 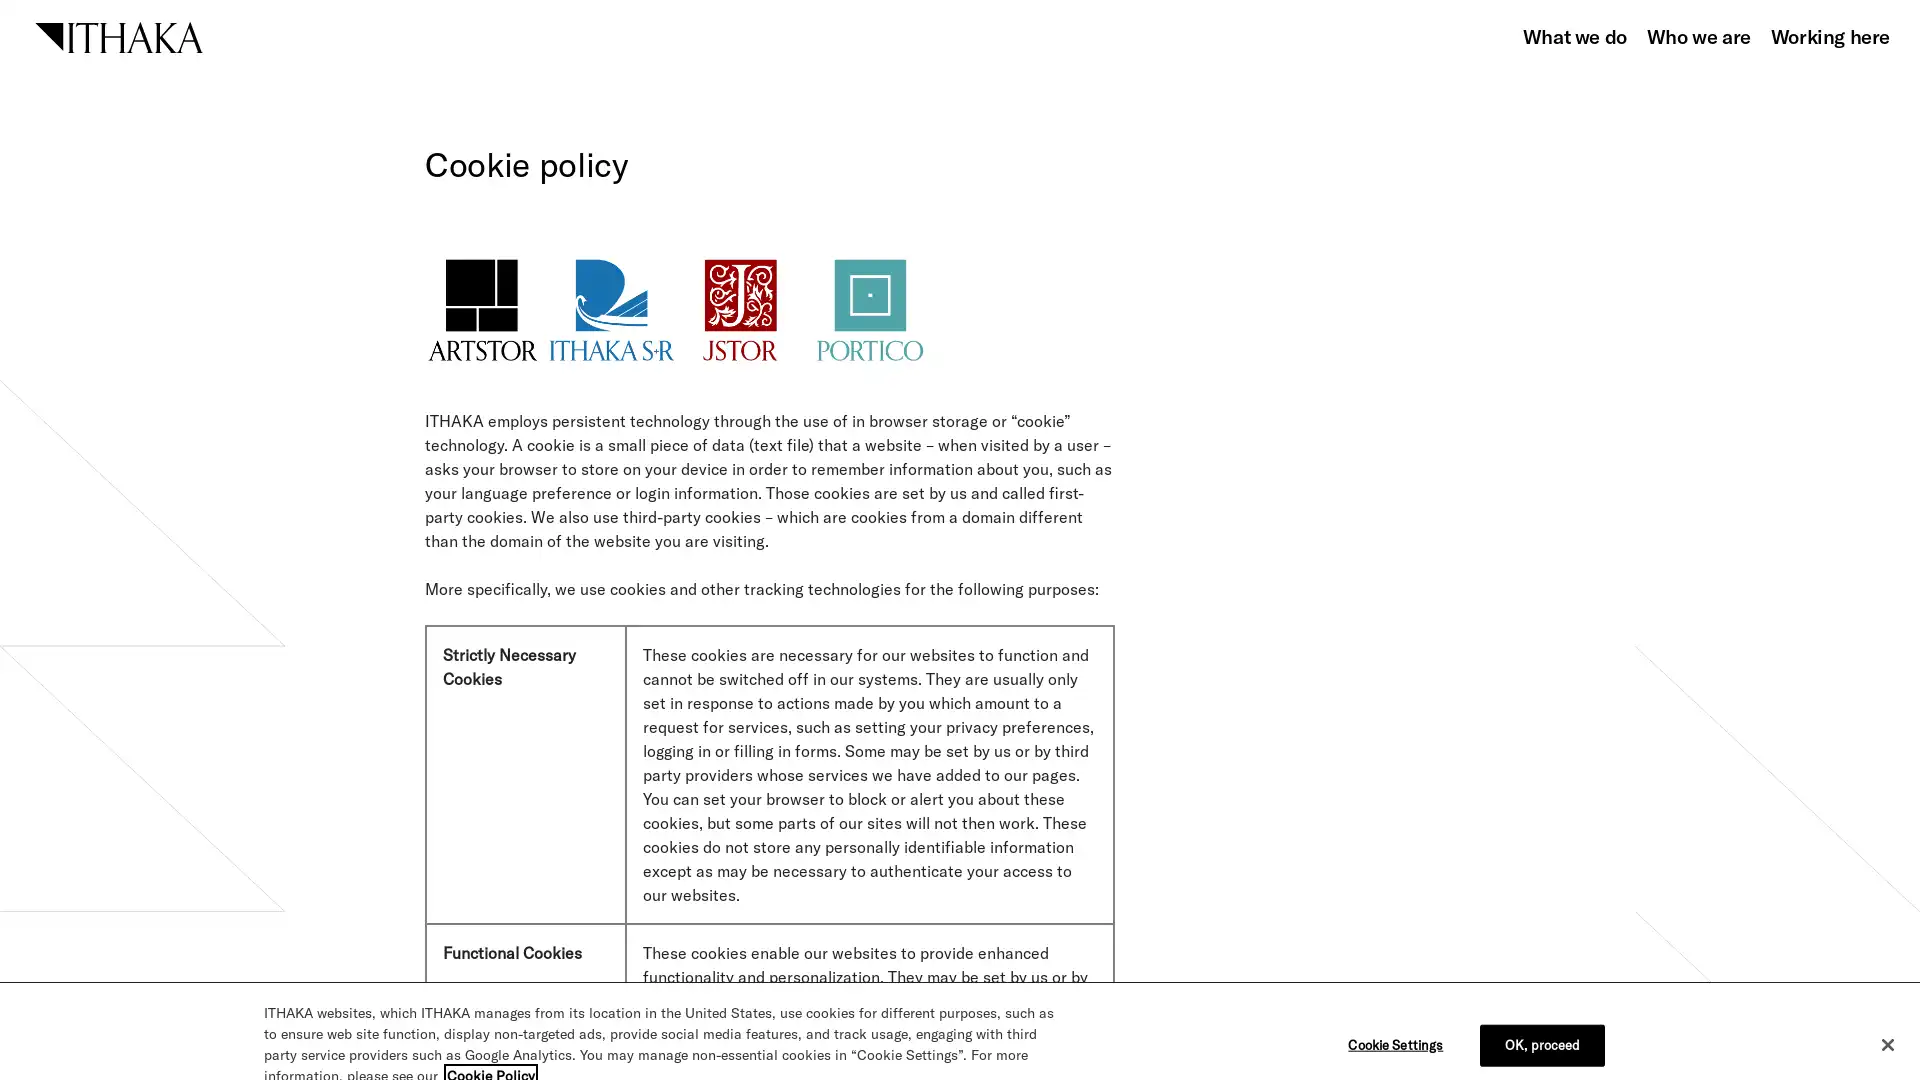 I want to click on Cookie Settings, so click(x=1399, y=1014).